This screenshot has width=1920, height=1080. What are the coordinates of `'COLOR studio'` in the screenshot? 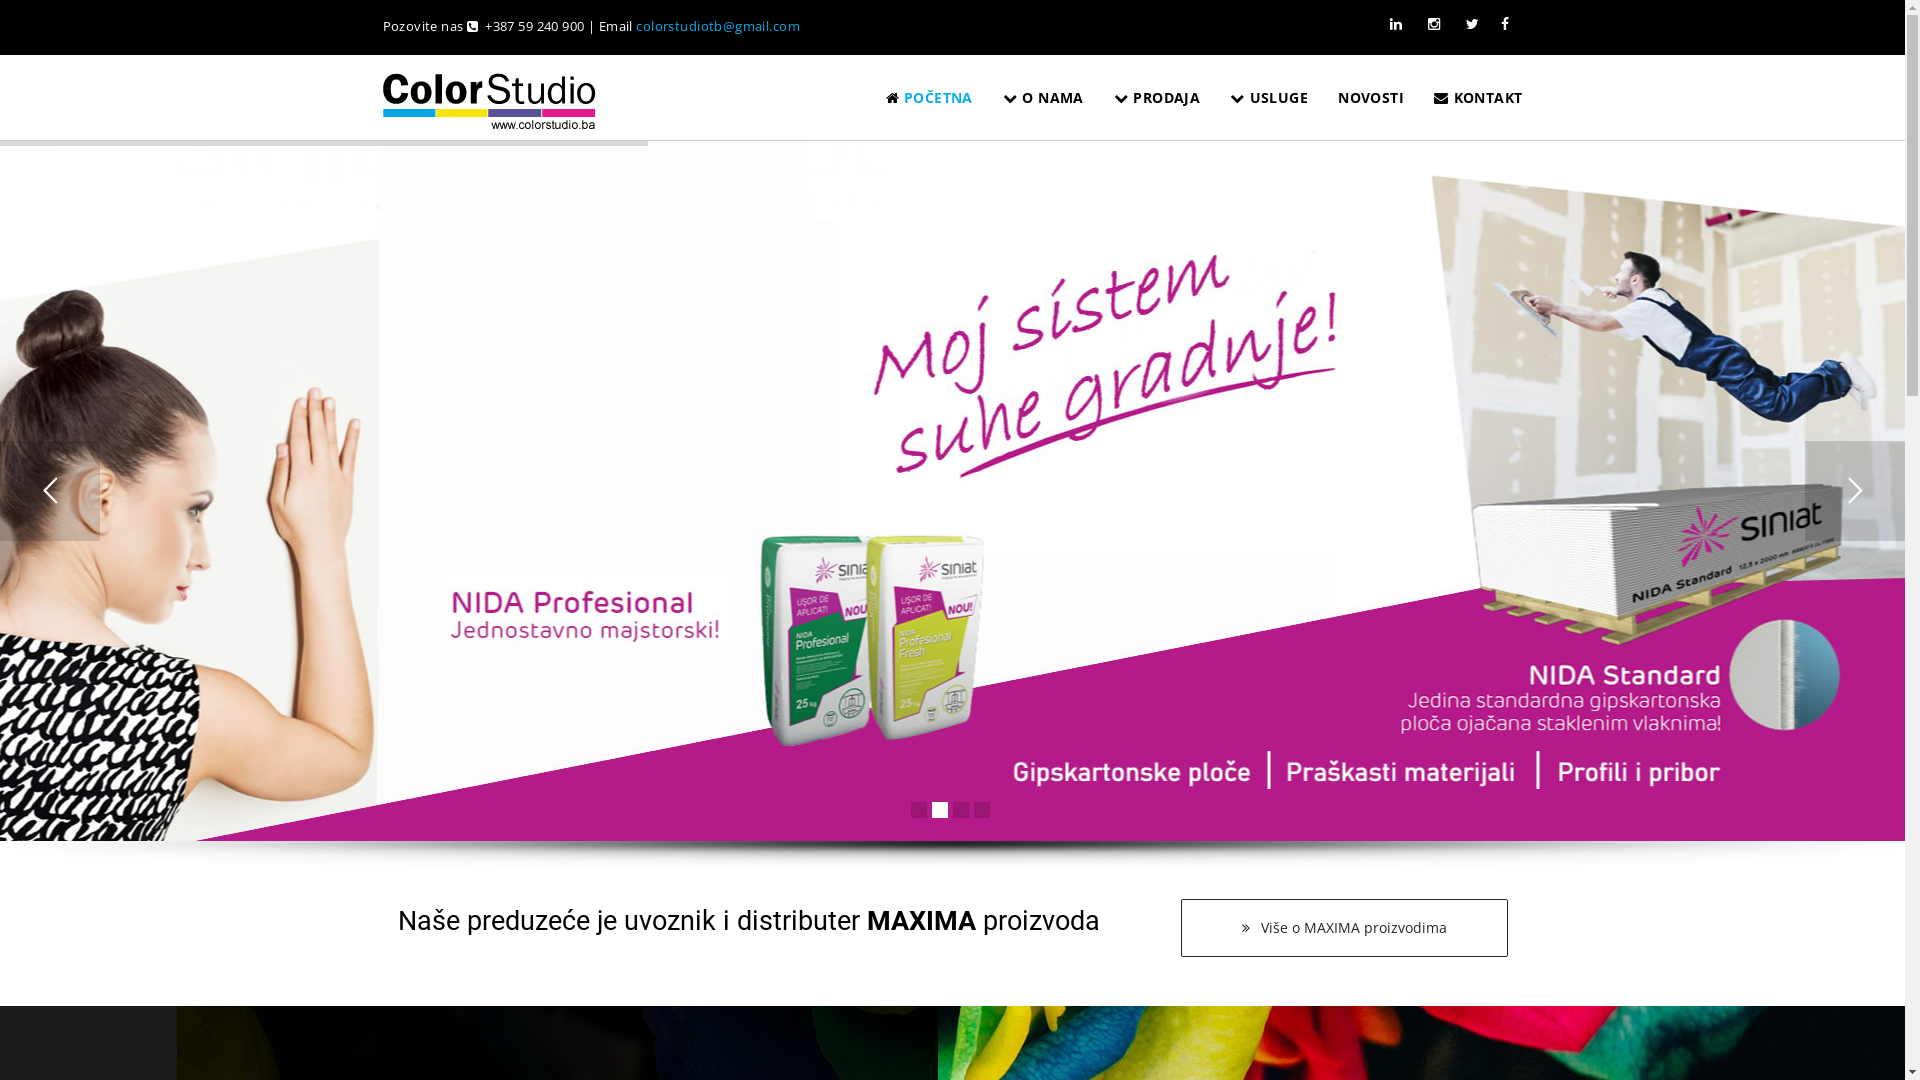 It's located at (489, 104).